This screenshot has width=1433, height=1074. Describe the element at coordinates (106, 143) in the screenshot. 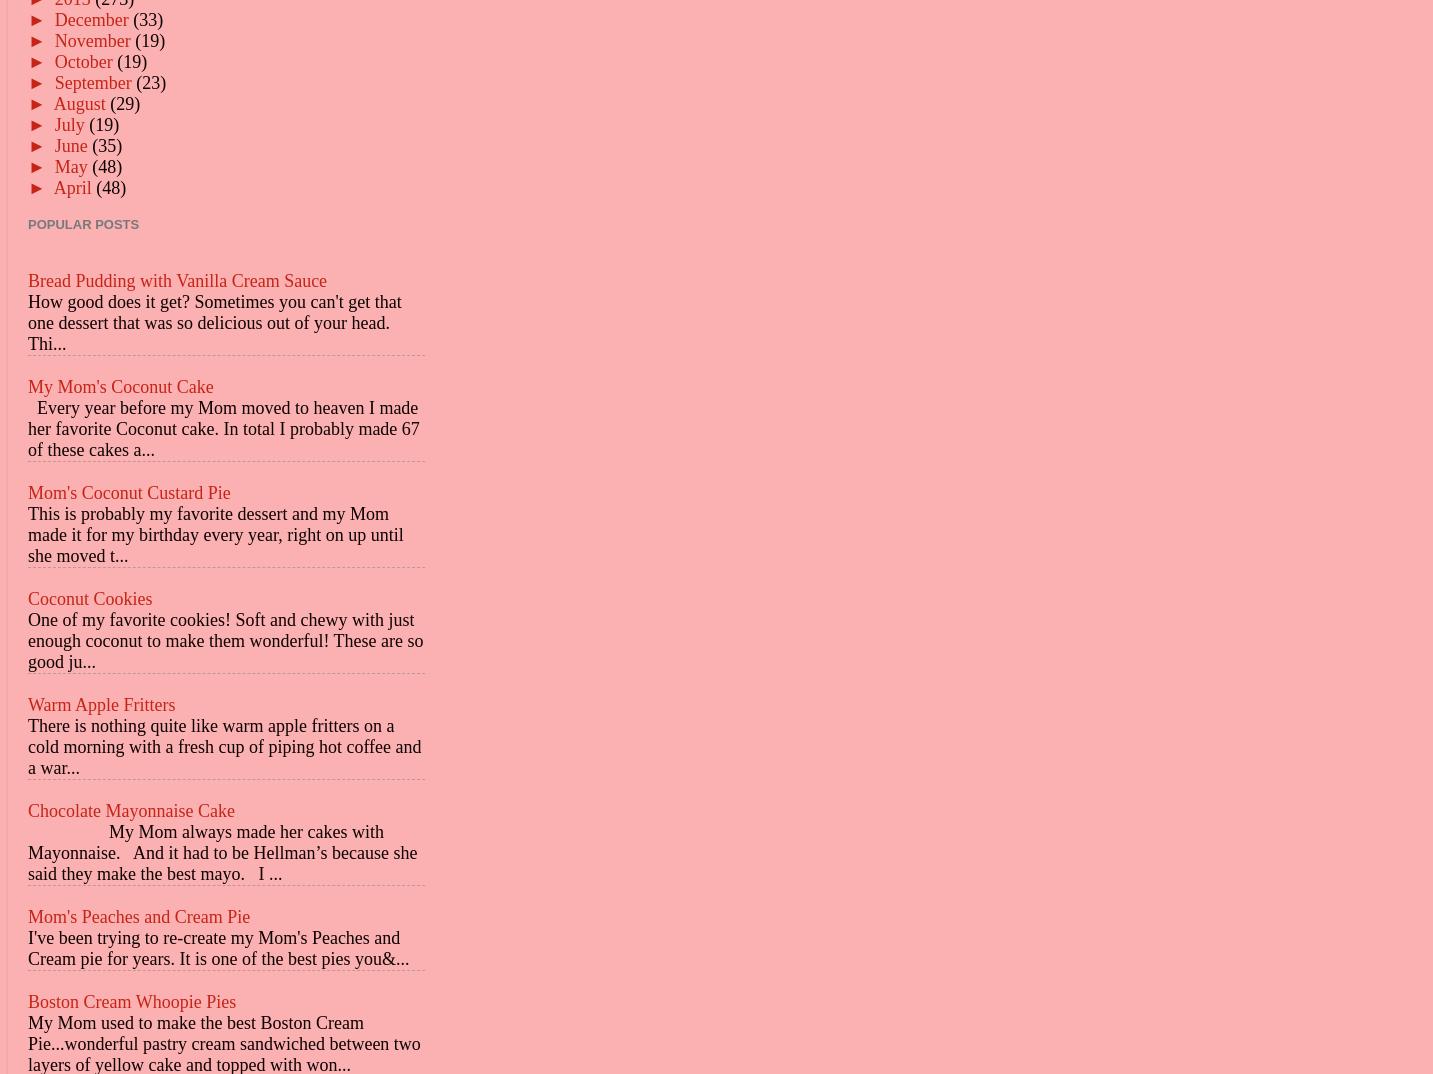

I see `'(35)'` at that location.